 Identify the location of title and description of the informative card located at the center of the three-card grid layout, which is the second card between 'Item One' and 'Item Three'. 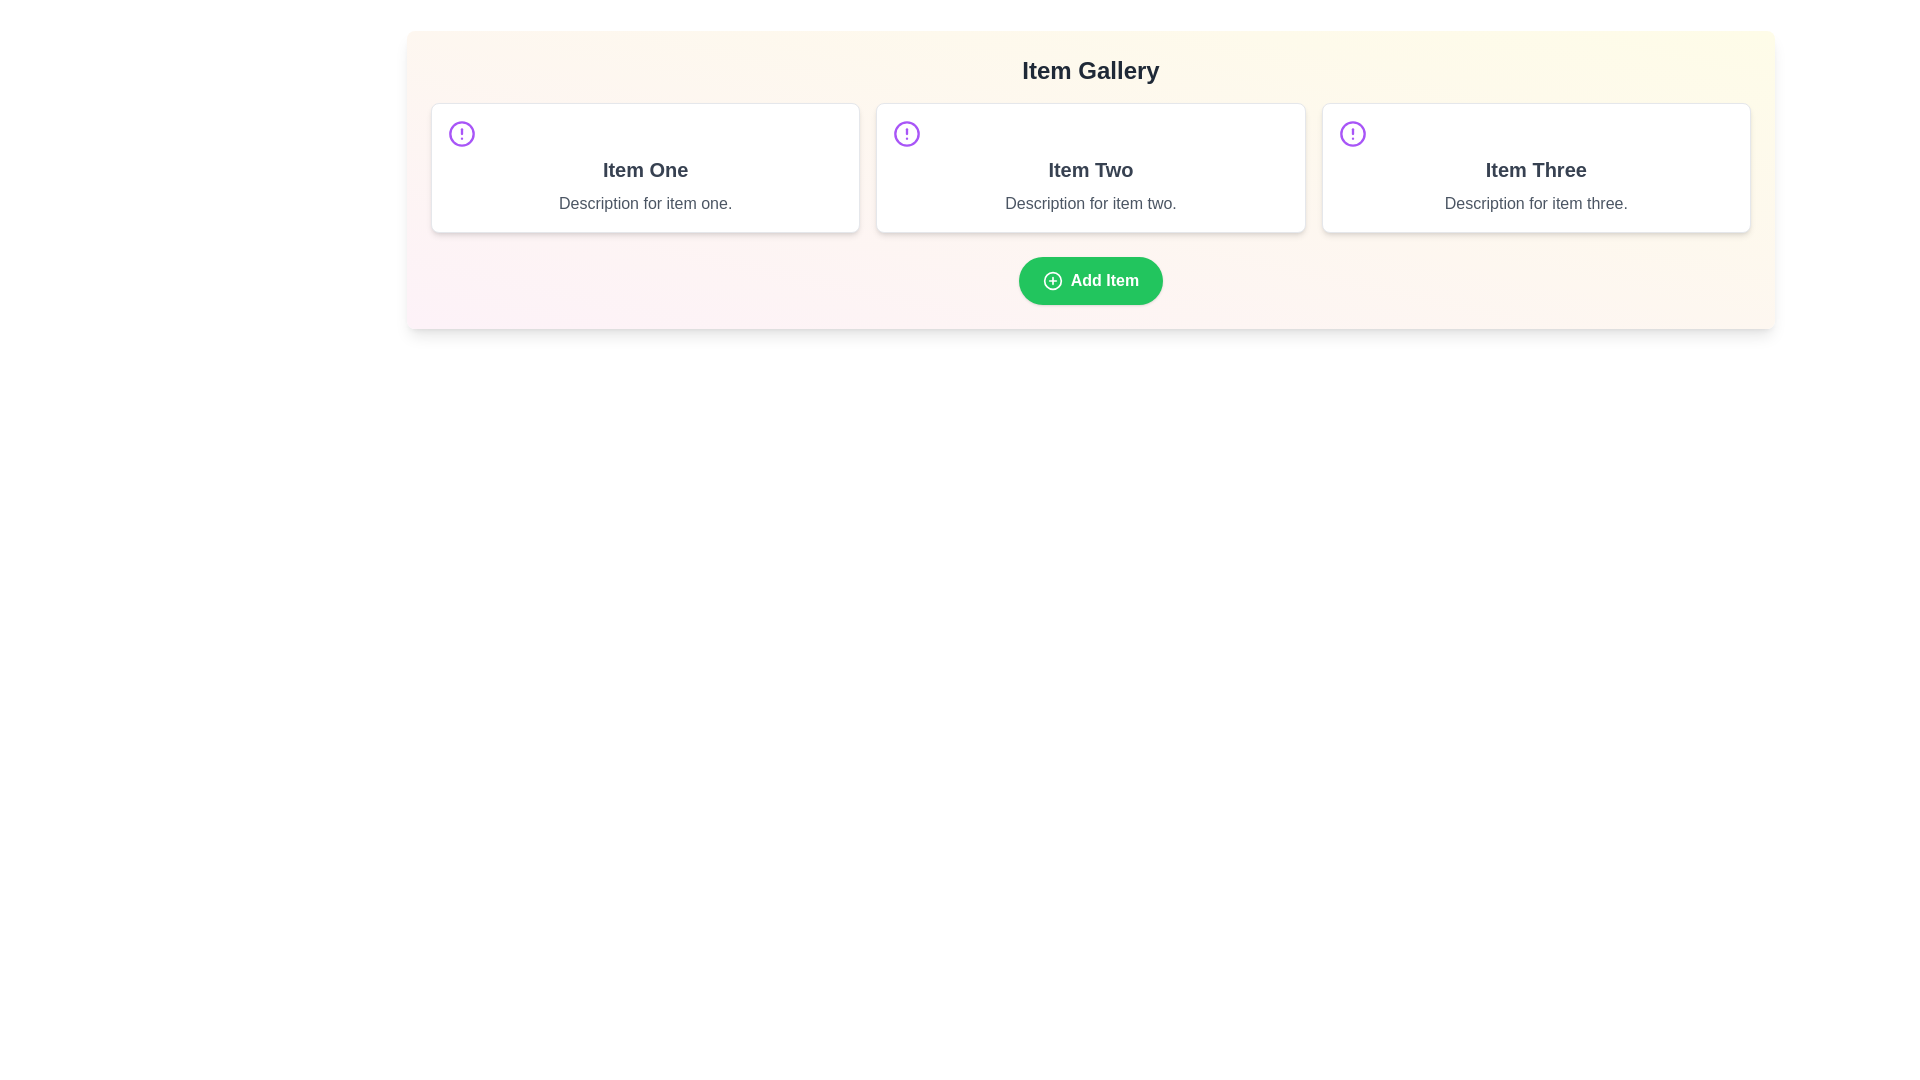
(1089, 167).